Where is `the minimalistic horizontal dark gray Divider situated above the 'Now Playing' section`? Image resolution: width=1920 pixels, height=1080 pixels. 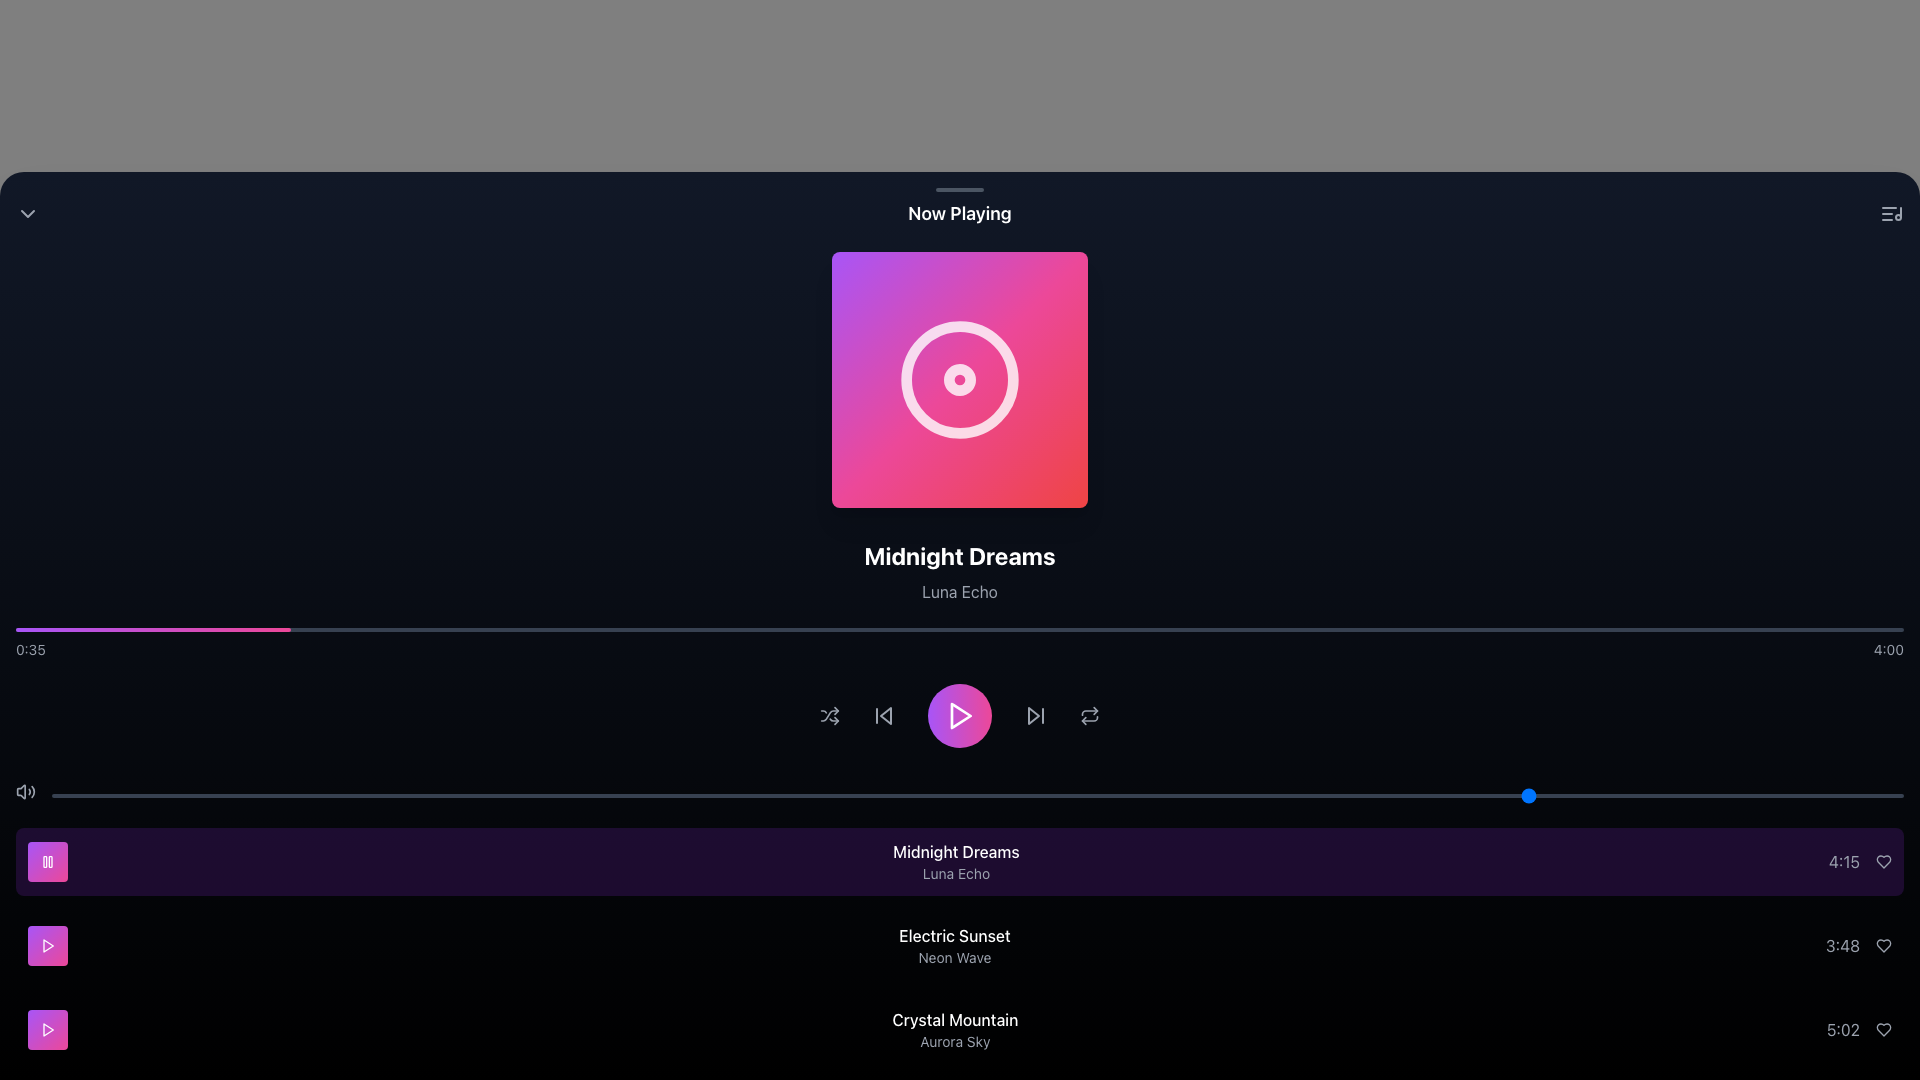 the minimalistic horizontal dark gray Divider situated above the 'Now Playing' section is located at coordinates (960, 189).